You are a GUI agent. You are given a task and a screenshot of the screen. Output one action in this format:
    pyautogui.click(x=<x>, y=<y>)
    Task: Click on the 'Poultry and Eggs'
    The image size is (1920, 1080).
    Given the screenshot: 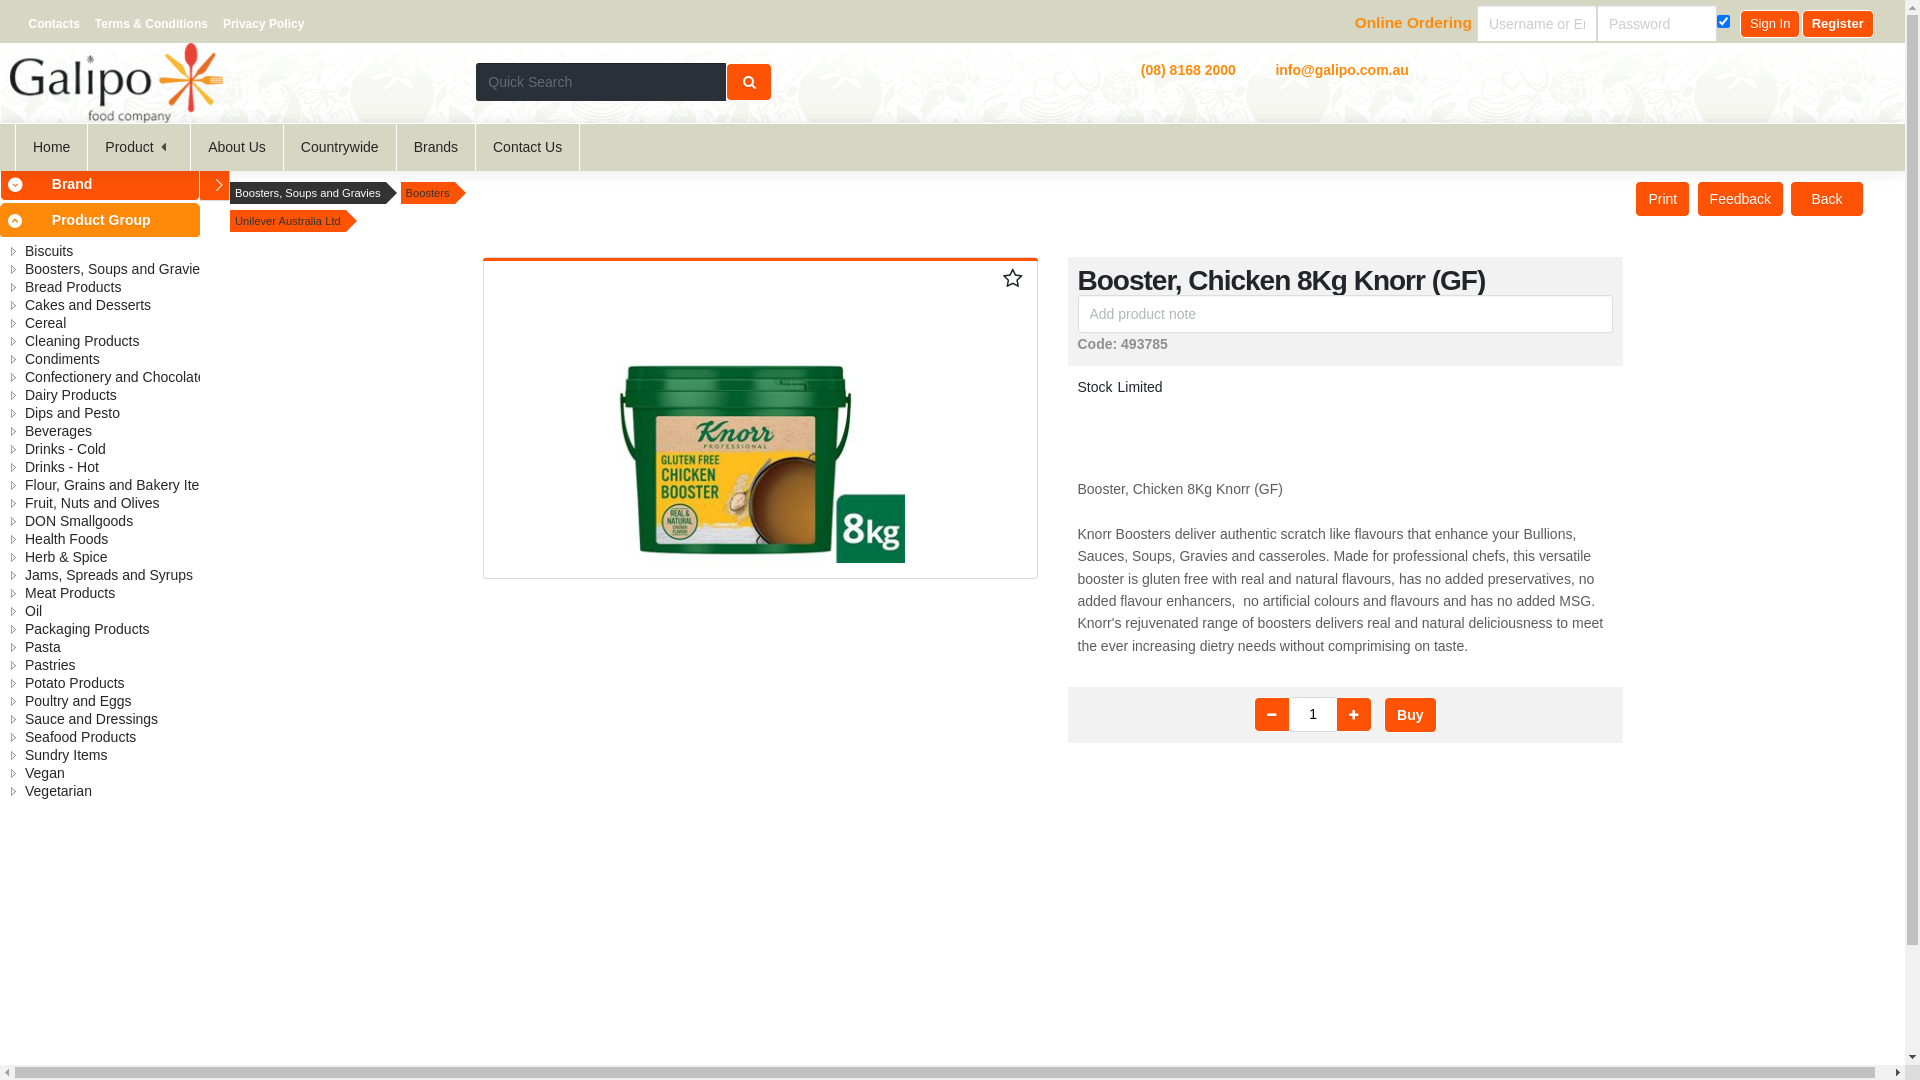 What is the action you would take?
    pyautogui.click(x=78, y=700)
    